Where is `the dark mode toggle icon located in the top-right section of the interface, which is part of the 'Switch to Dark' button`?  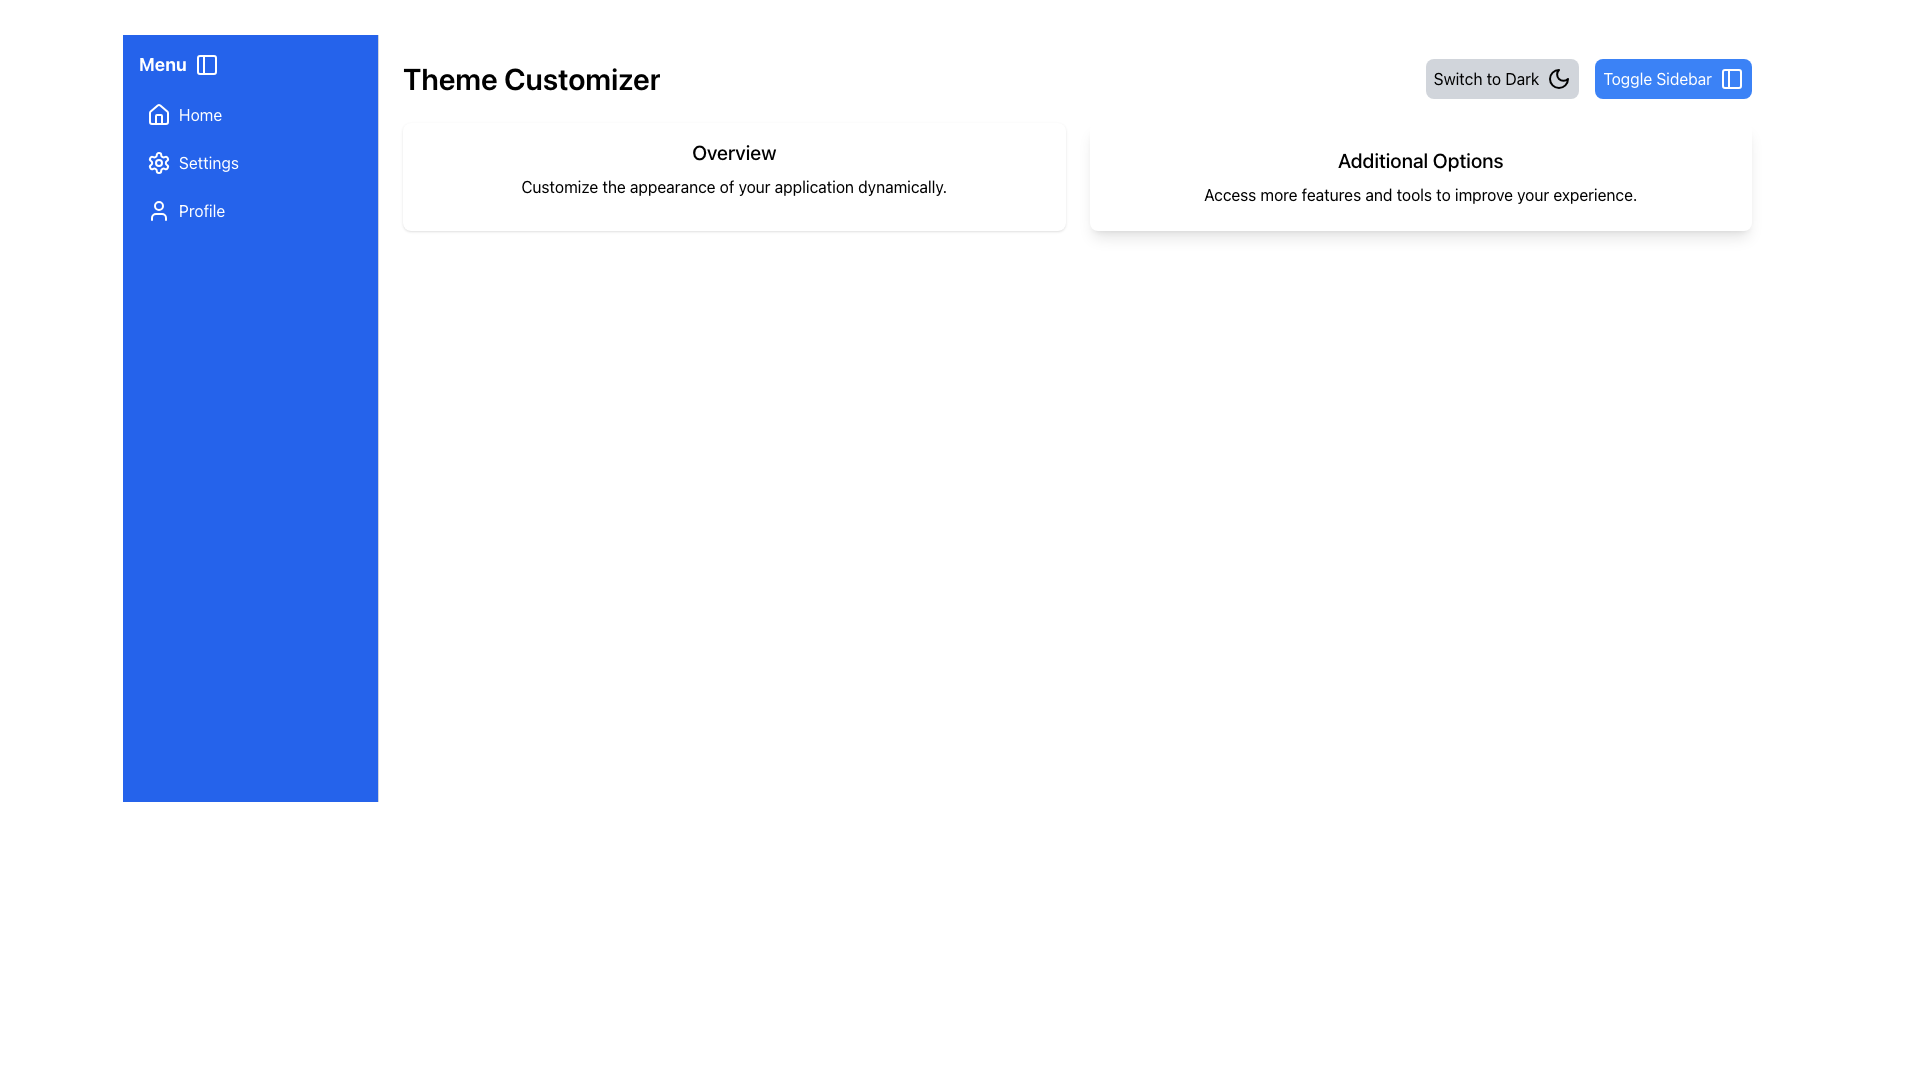 the dark mode toggle icon located in the top-right section of the interface, which is part of the 'Switch to Dark' button is located at coordinates (1558, 77).